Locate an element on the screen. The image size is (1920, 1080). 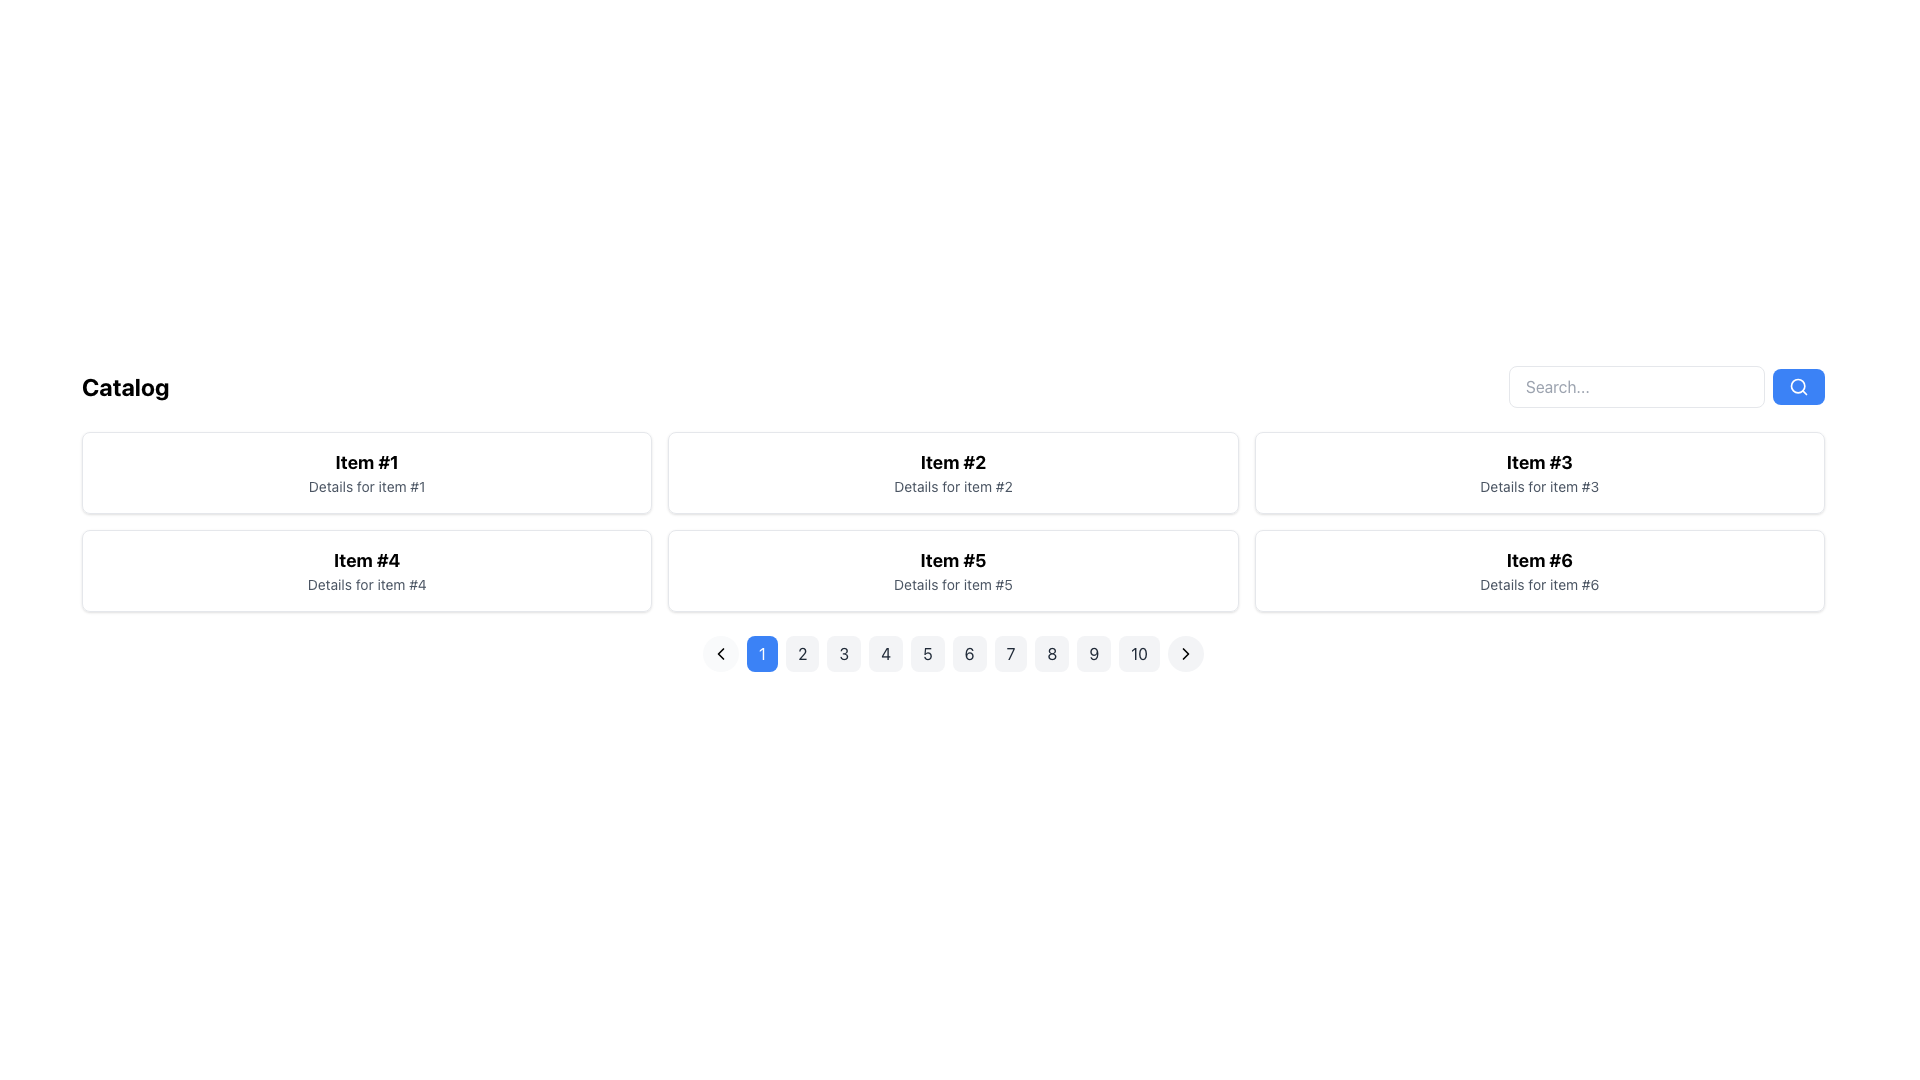
the ninth button in the pagination bar is located at coordinates (1093, 654).